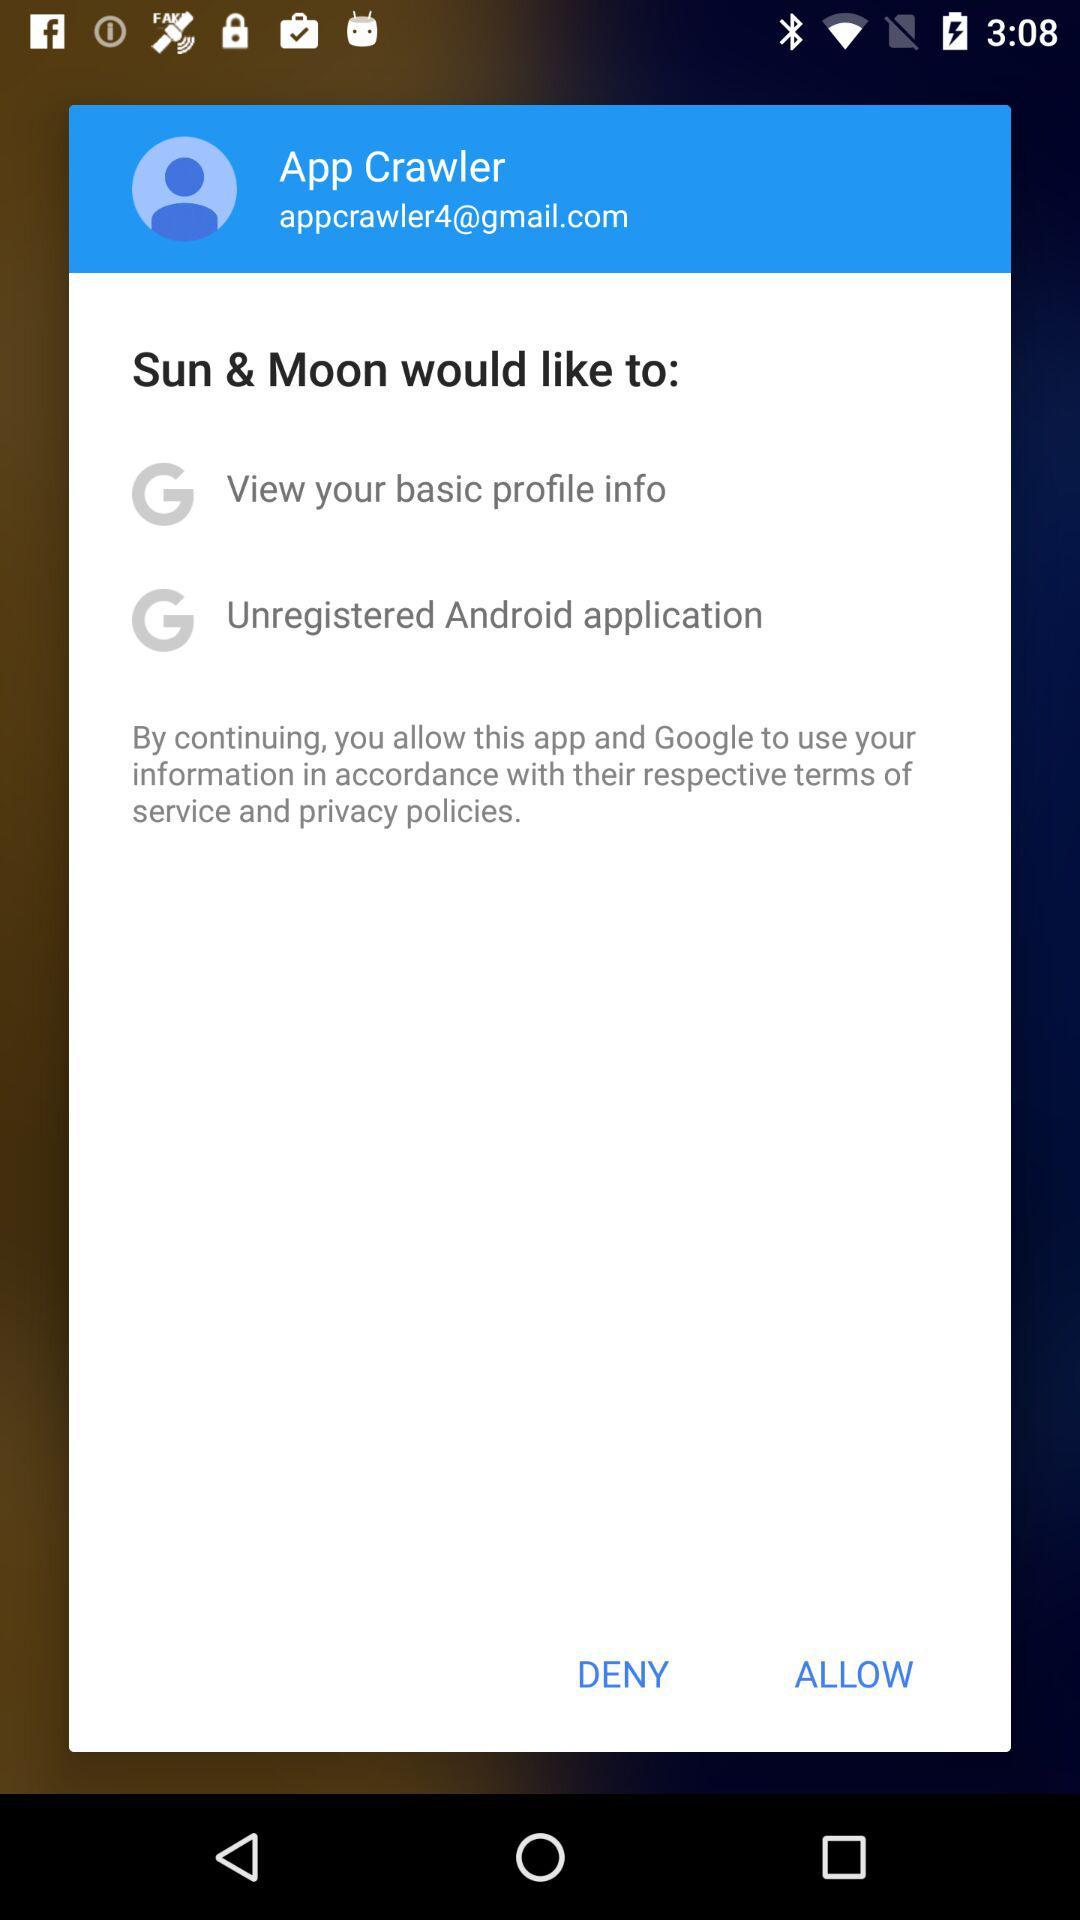 Image resolution: width=1080 pixels, height=1920 pixels. Describe the element at coordinates (454, 214) in the screenshot. I see `the appcrawler4@gmail.com app` at that location.